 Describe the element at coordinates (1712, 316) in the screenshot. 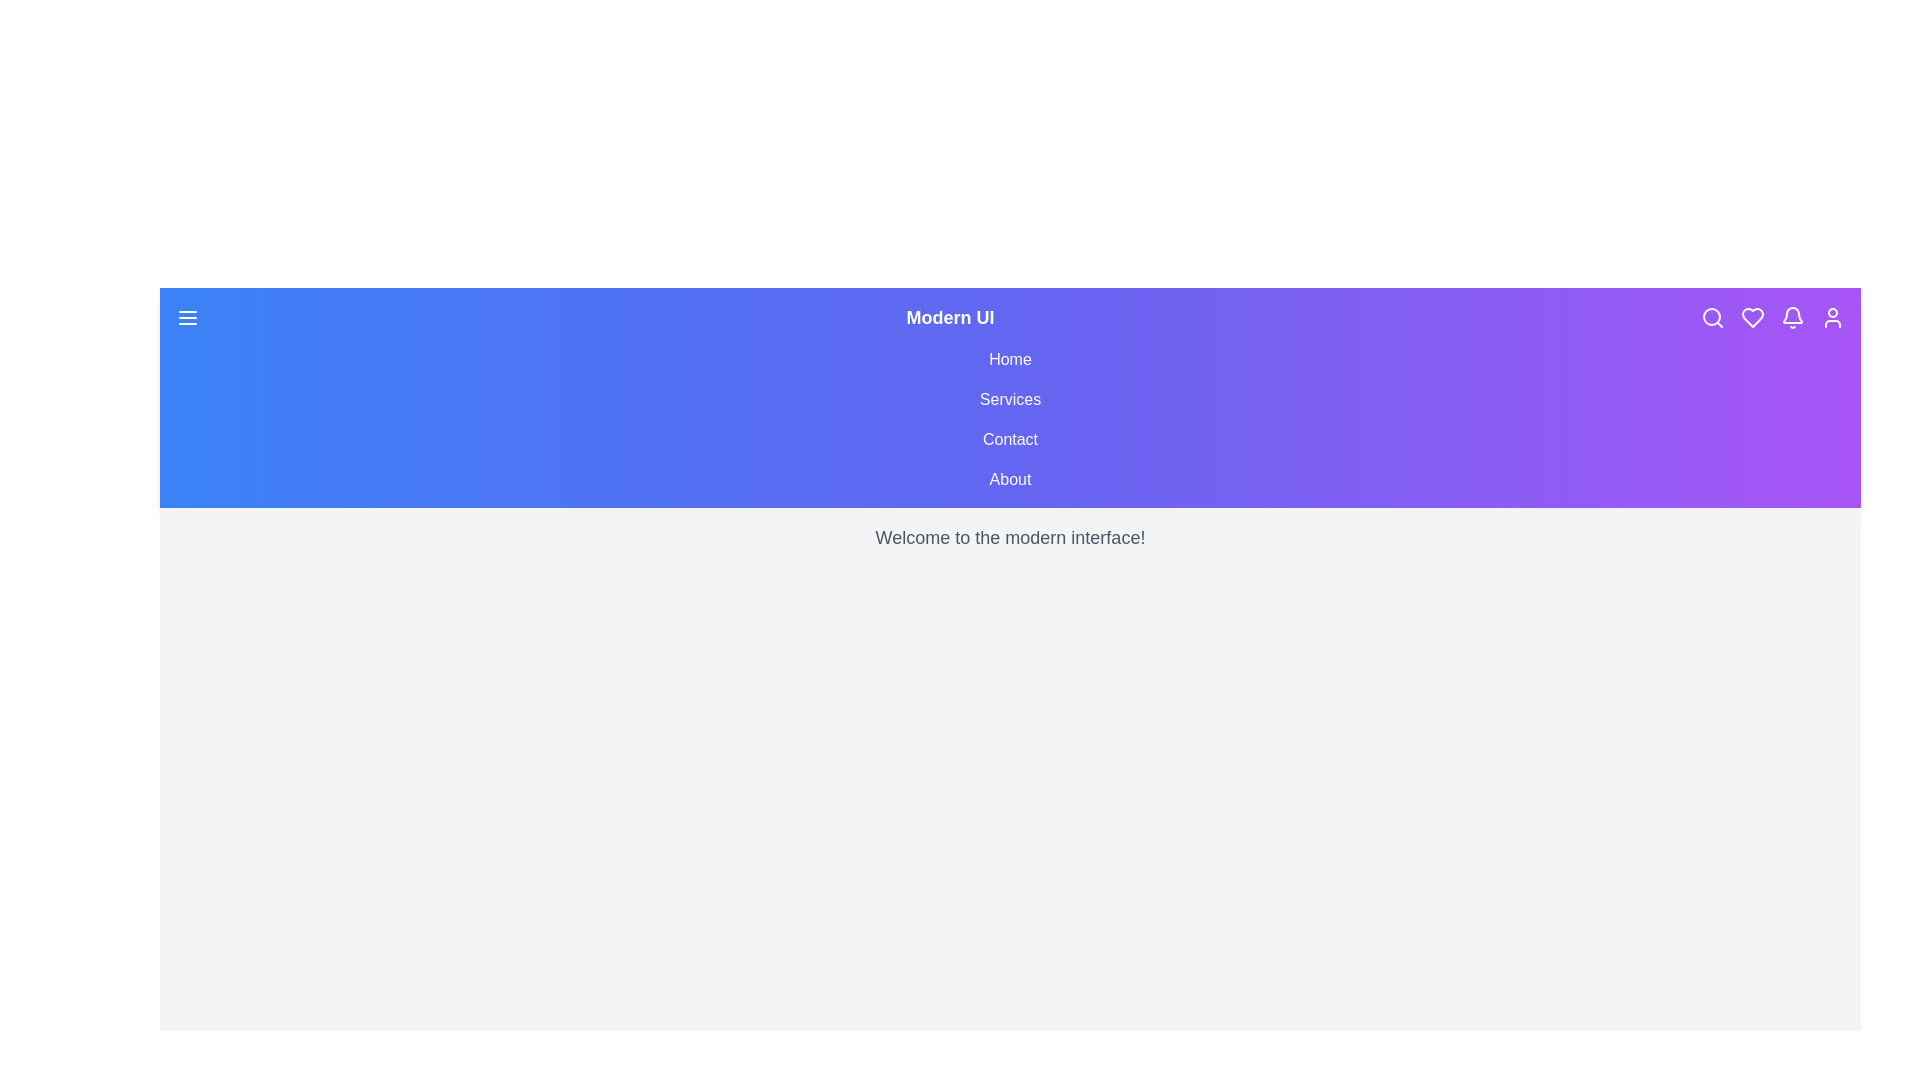

I see `the search icon to initiate a search action` at that location.